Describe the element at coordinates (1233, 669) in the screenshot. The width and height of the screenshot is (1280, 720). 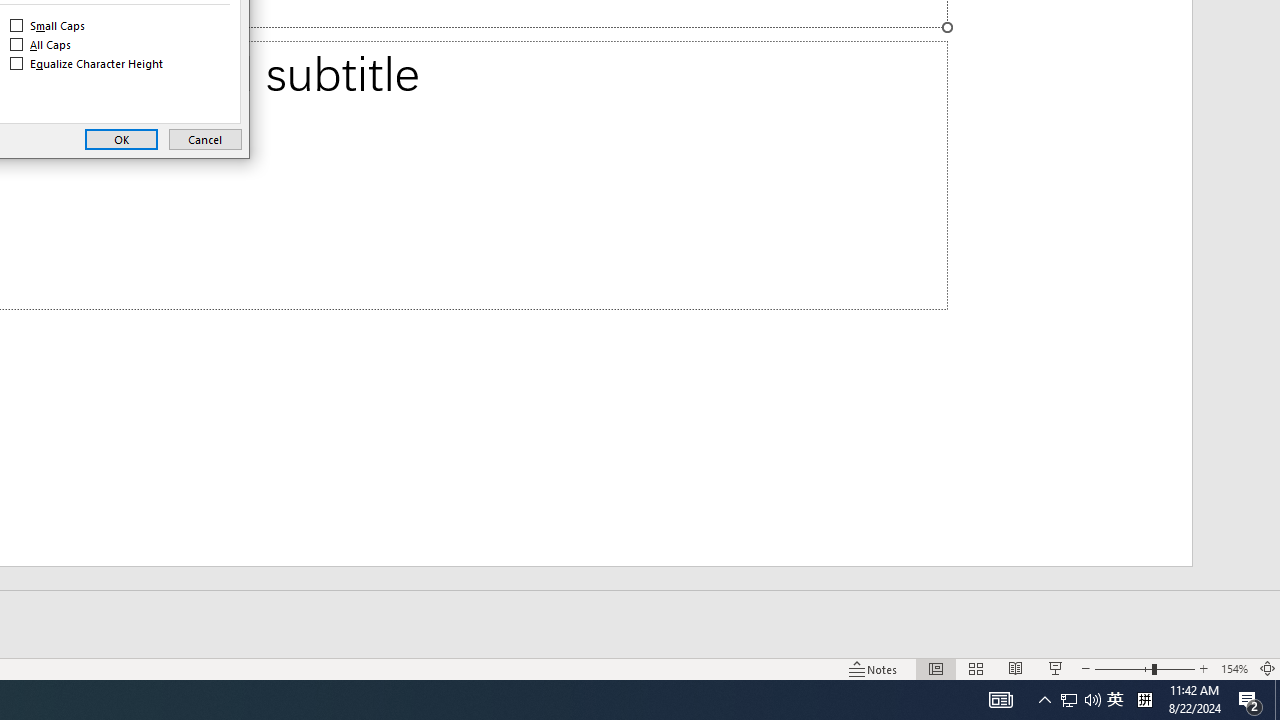
I see `'Zoom 154%'` at that location.